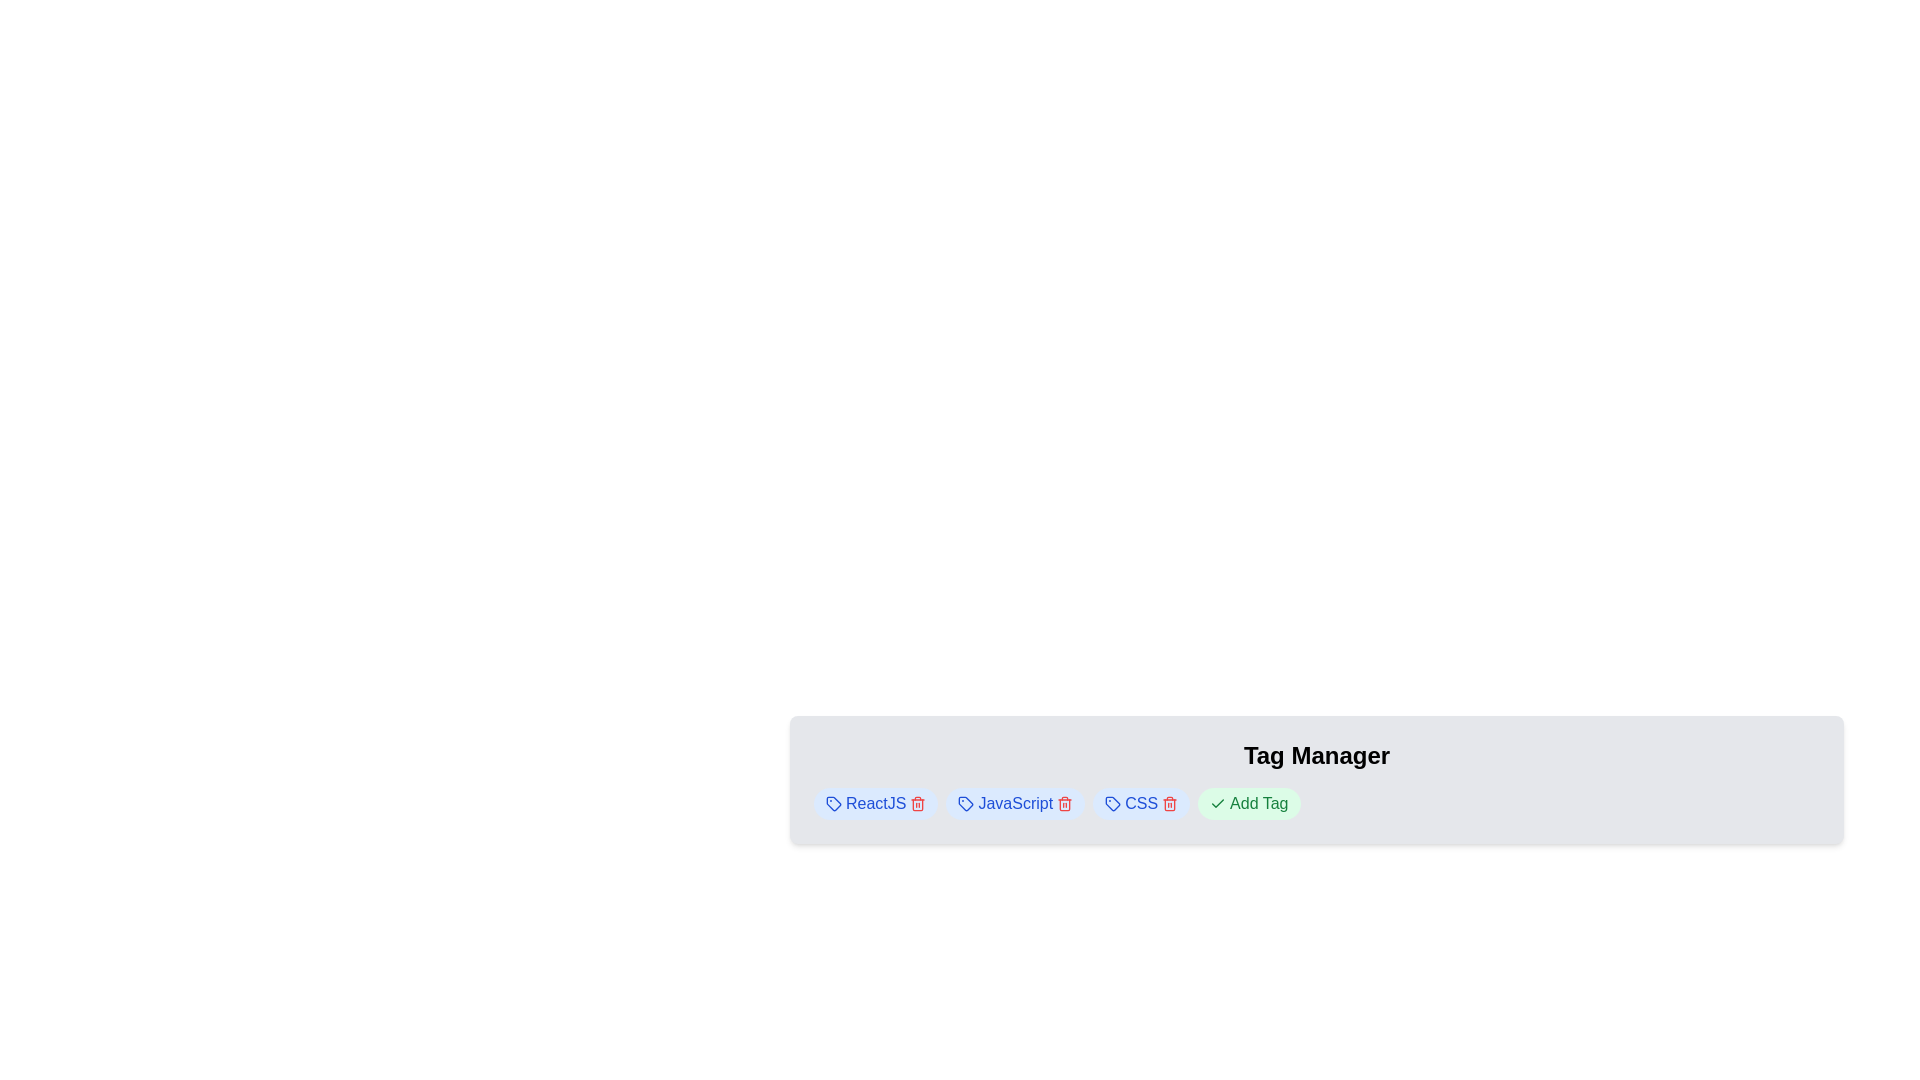  Describe the element at coordinates (966, 802) in the screenshot. I see `the small tag-shaped icon with a light blue background and white foreground, located next to the 'JavaScript' tag label` at that location.